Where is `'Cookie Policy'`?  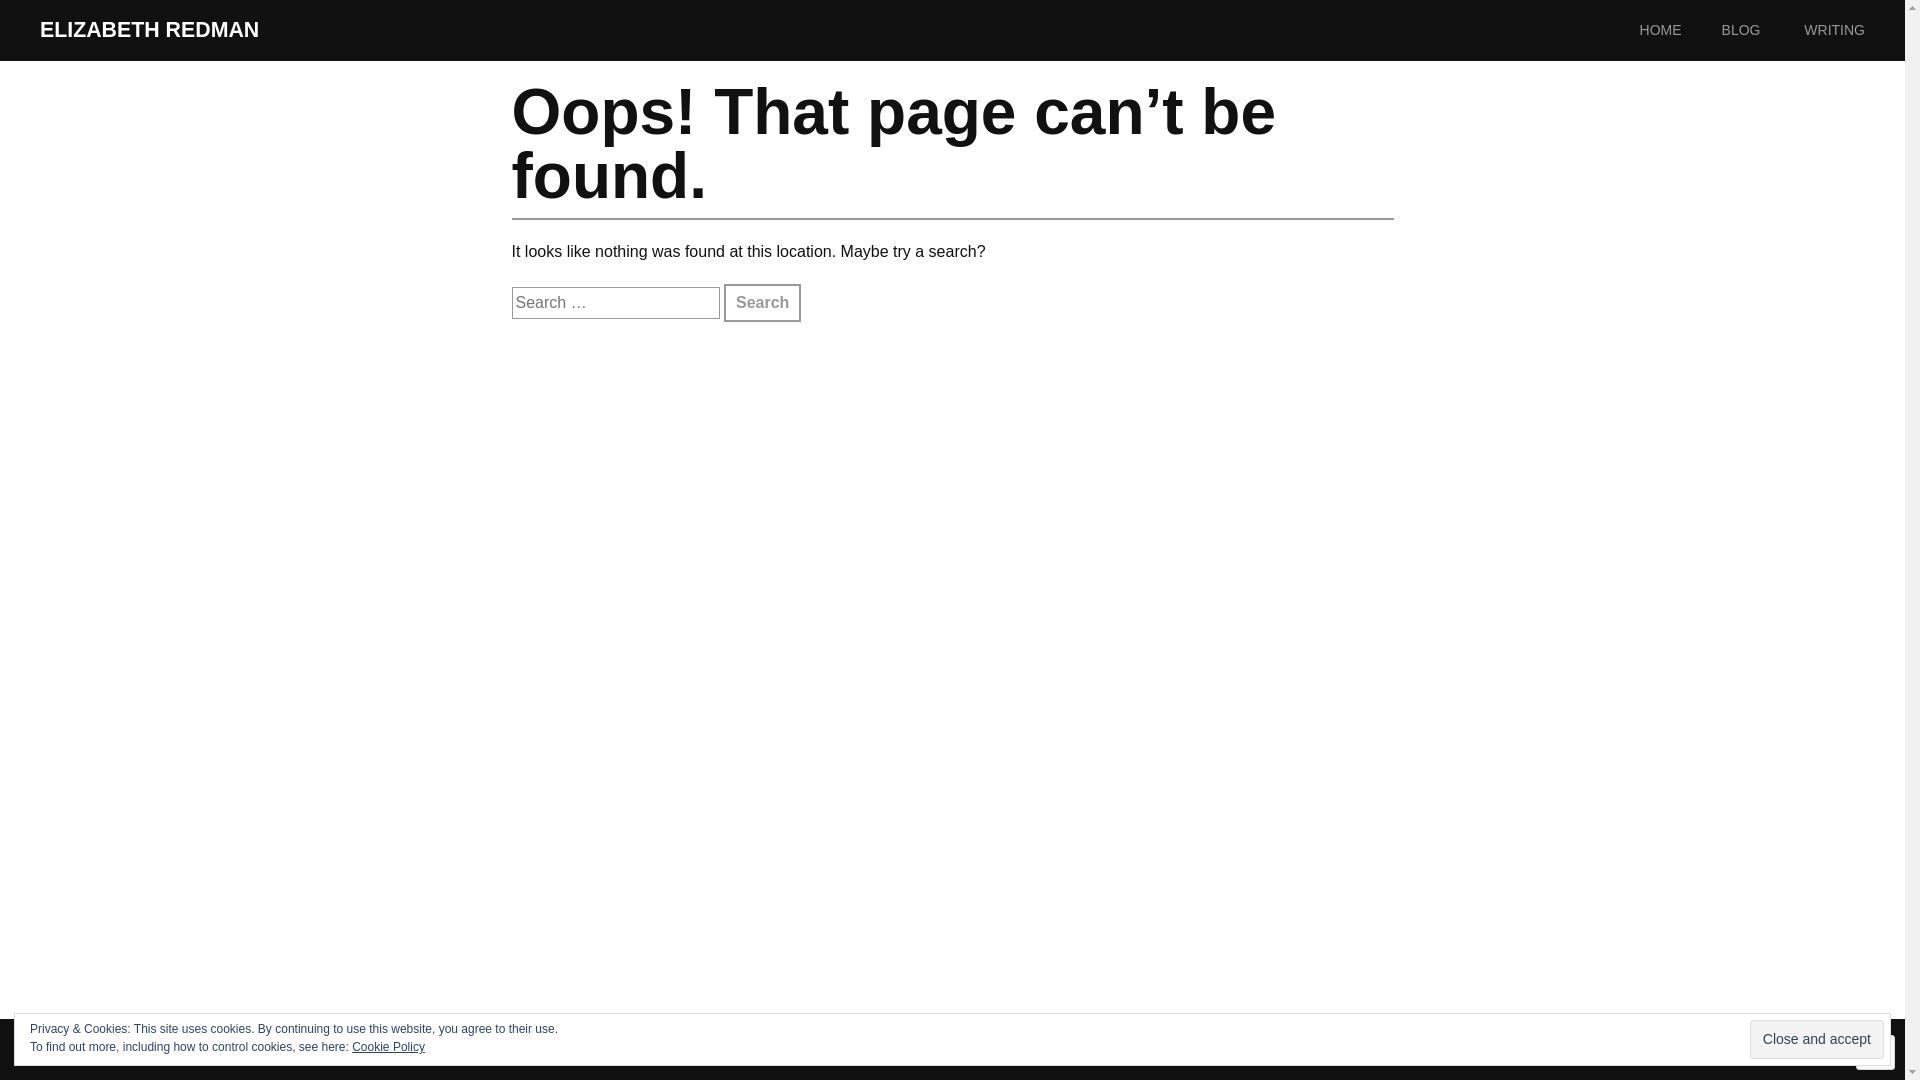 'Cookie Policy' is located at coordinates (388, 1045).